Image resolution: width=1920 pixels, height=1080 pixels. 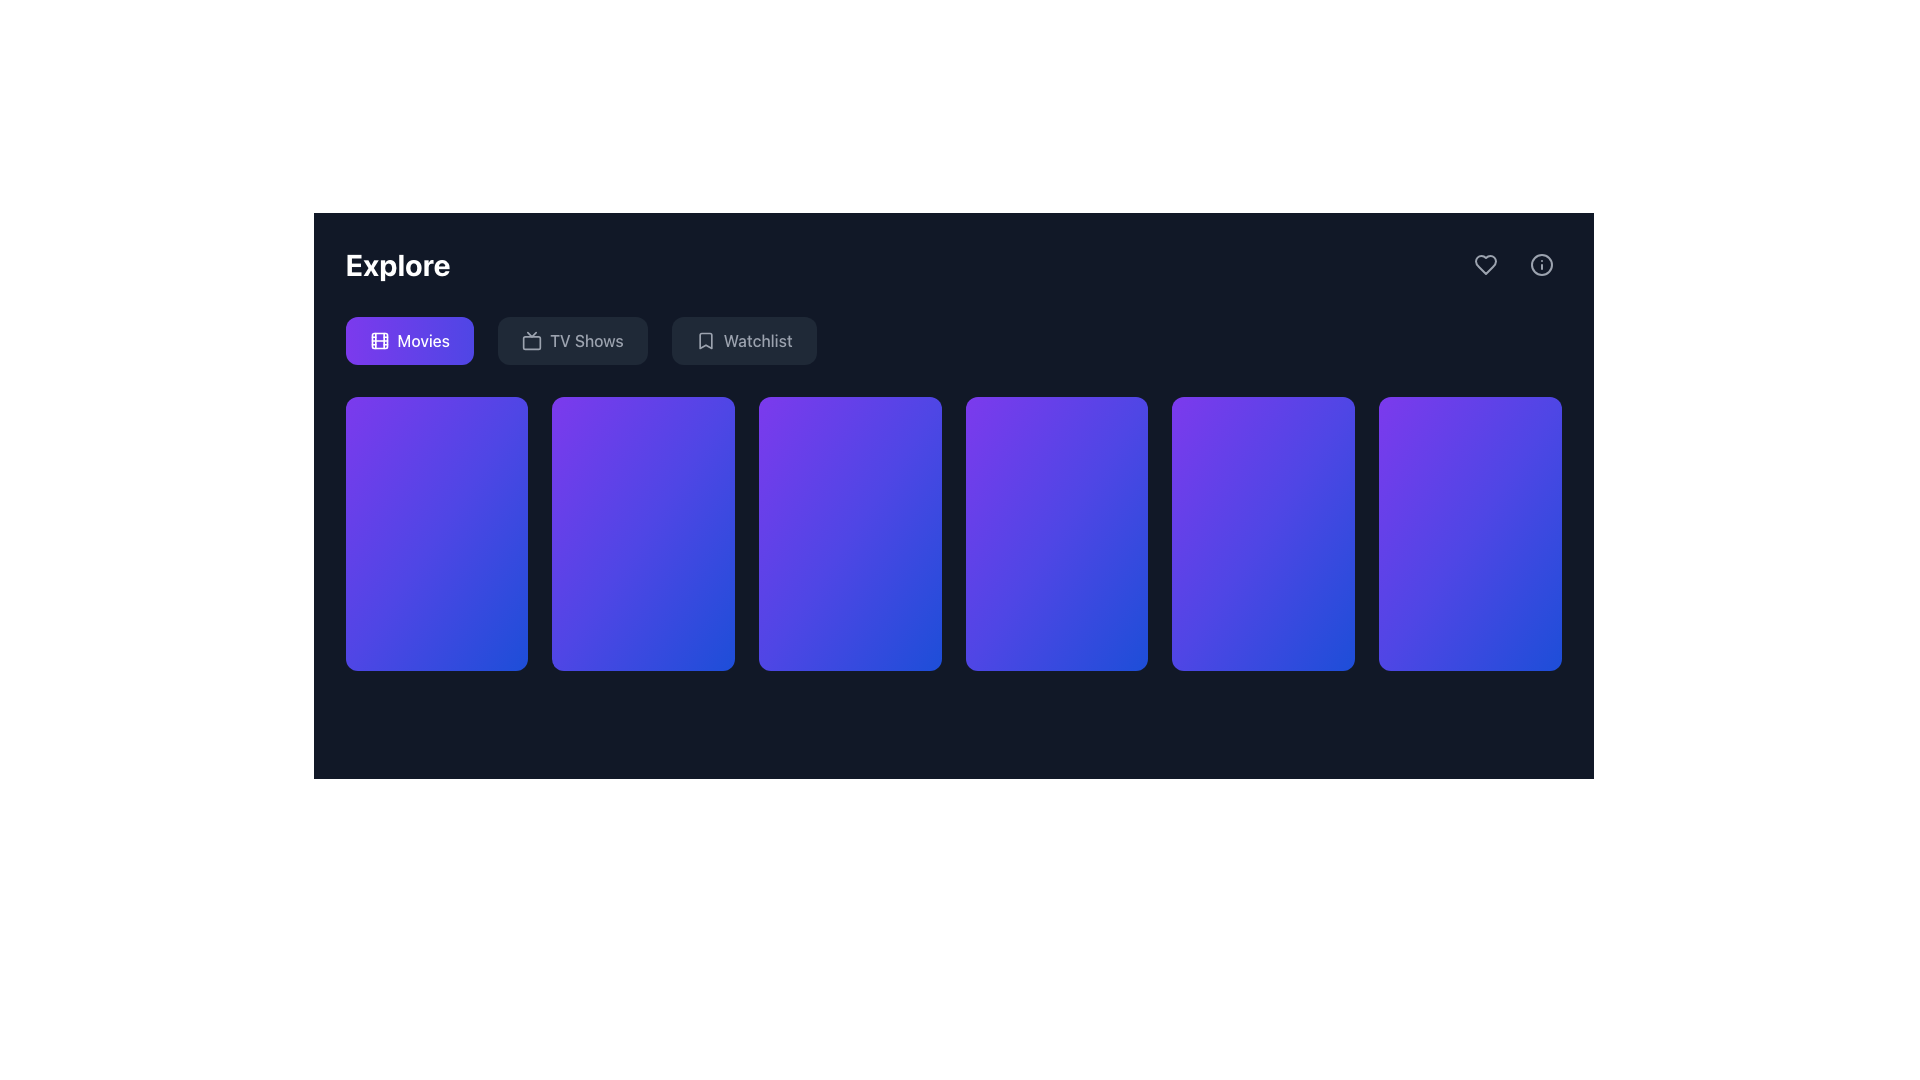 What do you see at coordinates (571, 339) in the screenshot?
I see `the 'TV Shows' button, which is the second option in the navigation bar below the 'Explore' header, to activate its hover state` at bounding box center [571, 339].